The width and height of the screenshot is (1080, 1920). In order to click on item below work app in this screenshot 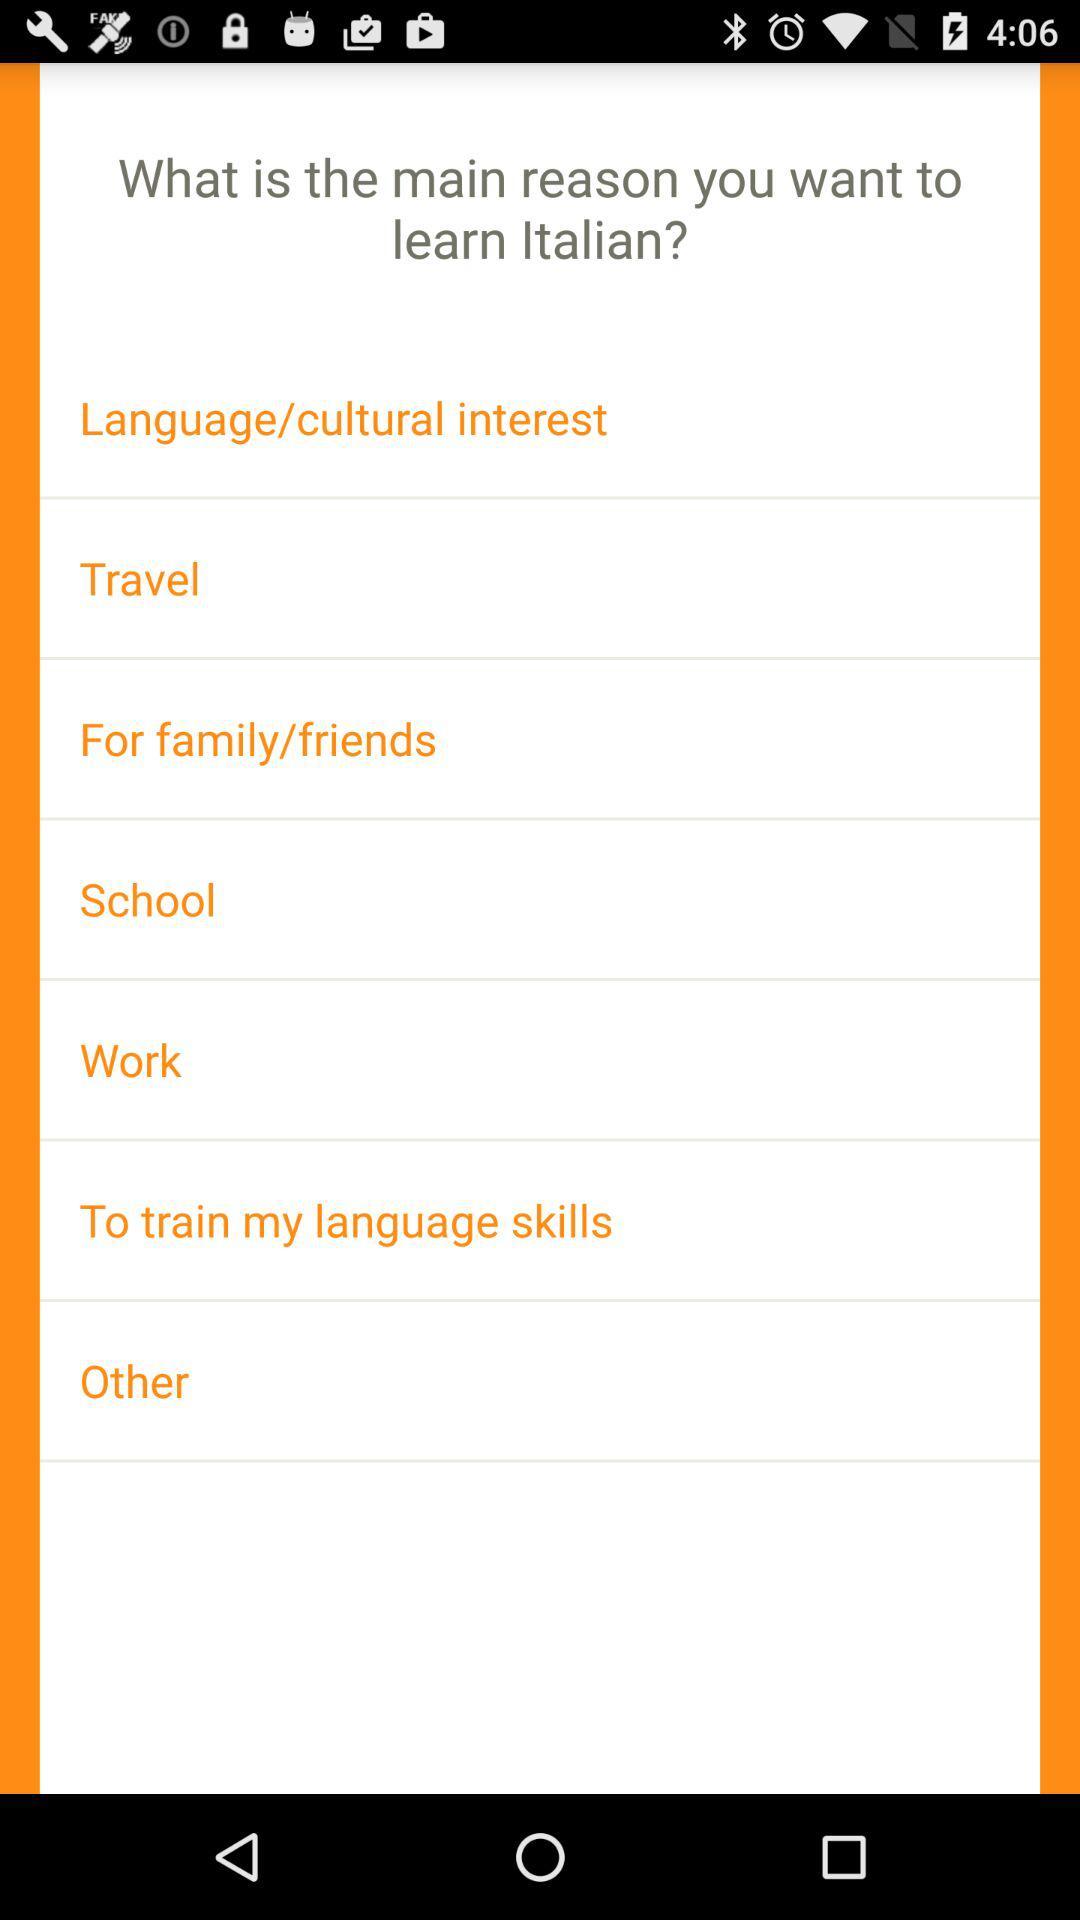, I will do `click(540, 1219)`.